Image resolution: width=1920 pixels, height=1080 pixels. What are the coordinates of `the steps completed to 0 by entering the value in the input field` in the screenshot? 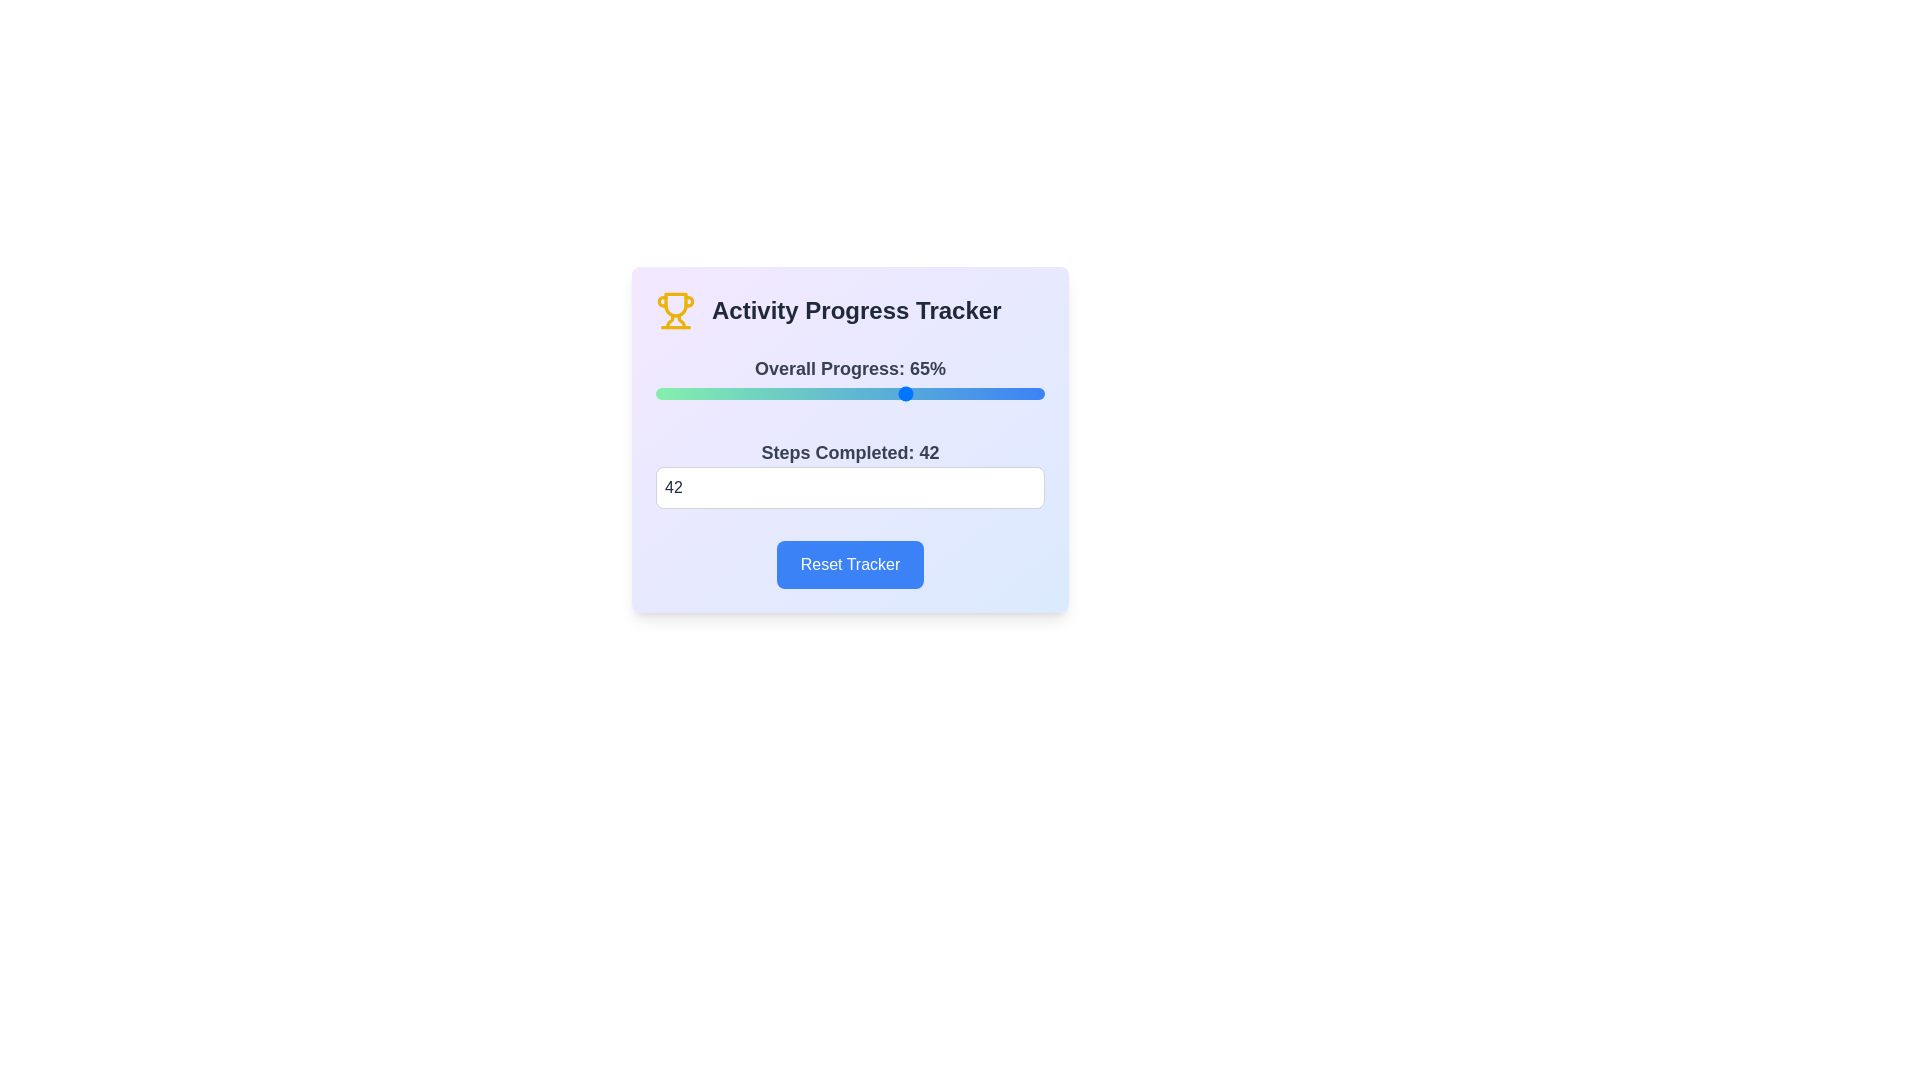 It's located at (850, 488).